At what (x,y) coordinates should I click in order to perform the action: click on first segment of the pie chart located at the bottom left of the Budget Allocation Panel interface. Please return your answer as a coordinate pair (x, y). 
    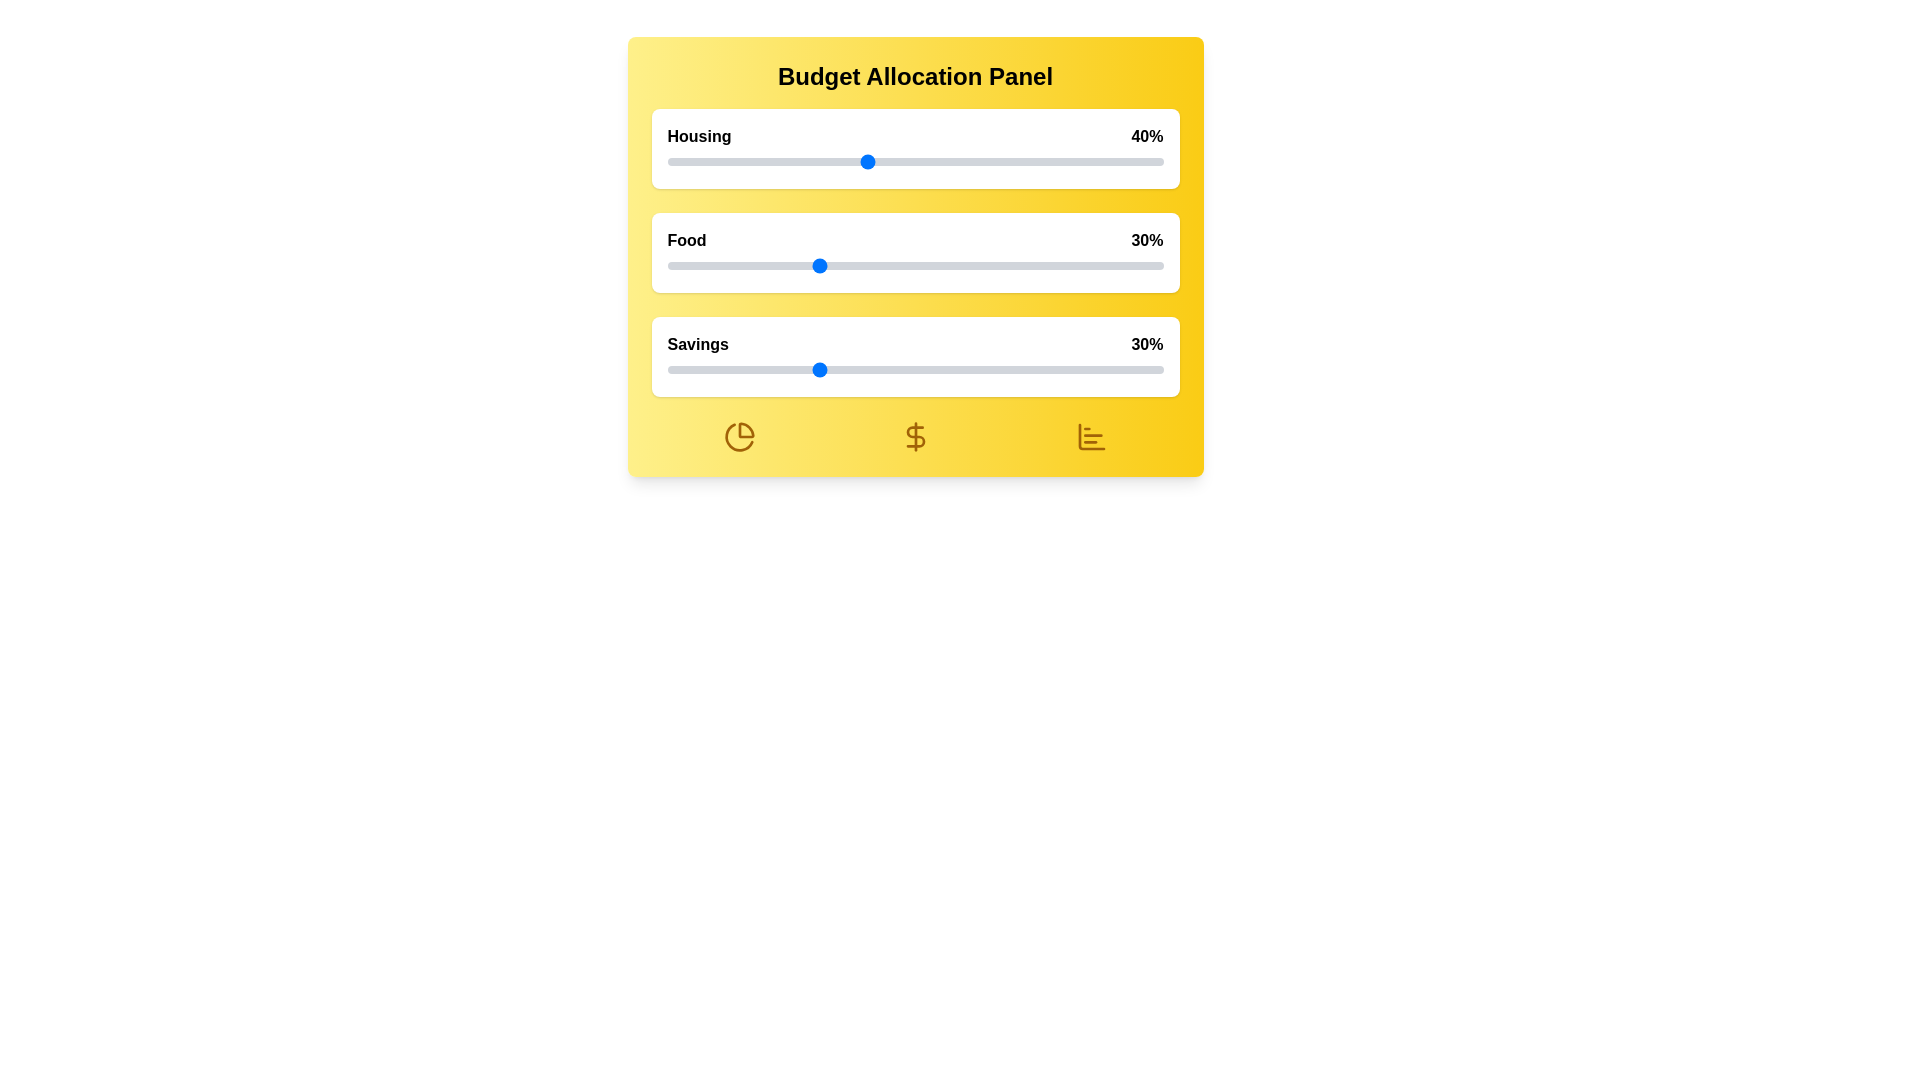
    Looking at the image, I should click on (744, 428).